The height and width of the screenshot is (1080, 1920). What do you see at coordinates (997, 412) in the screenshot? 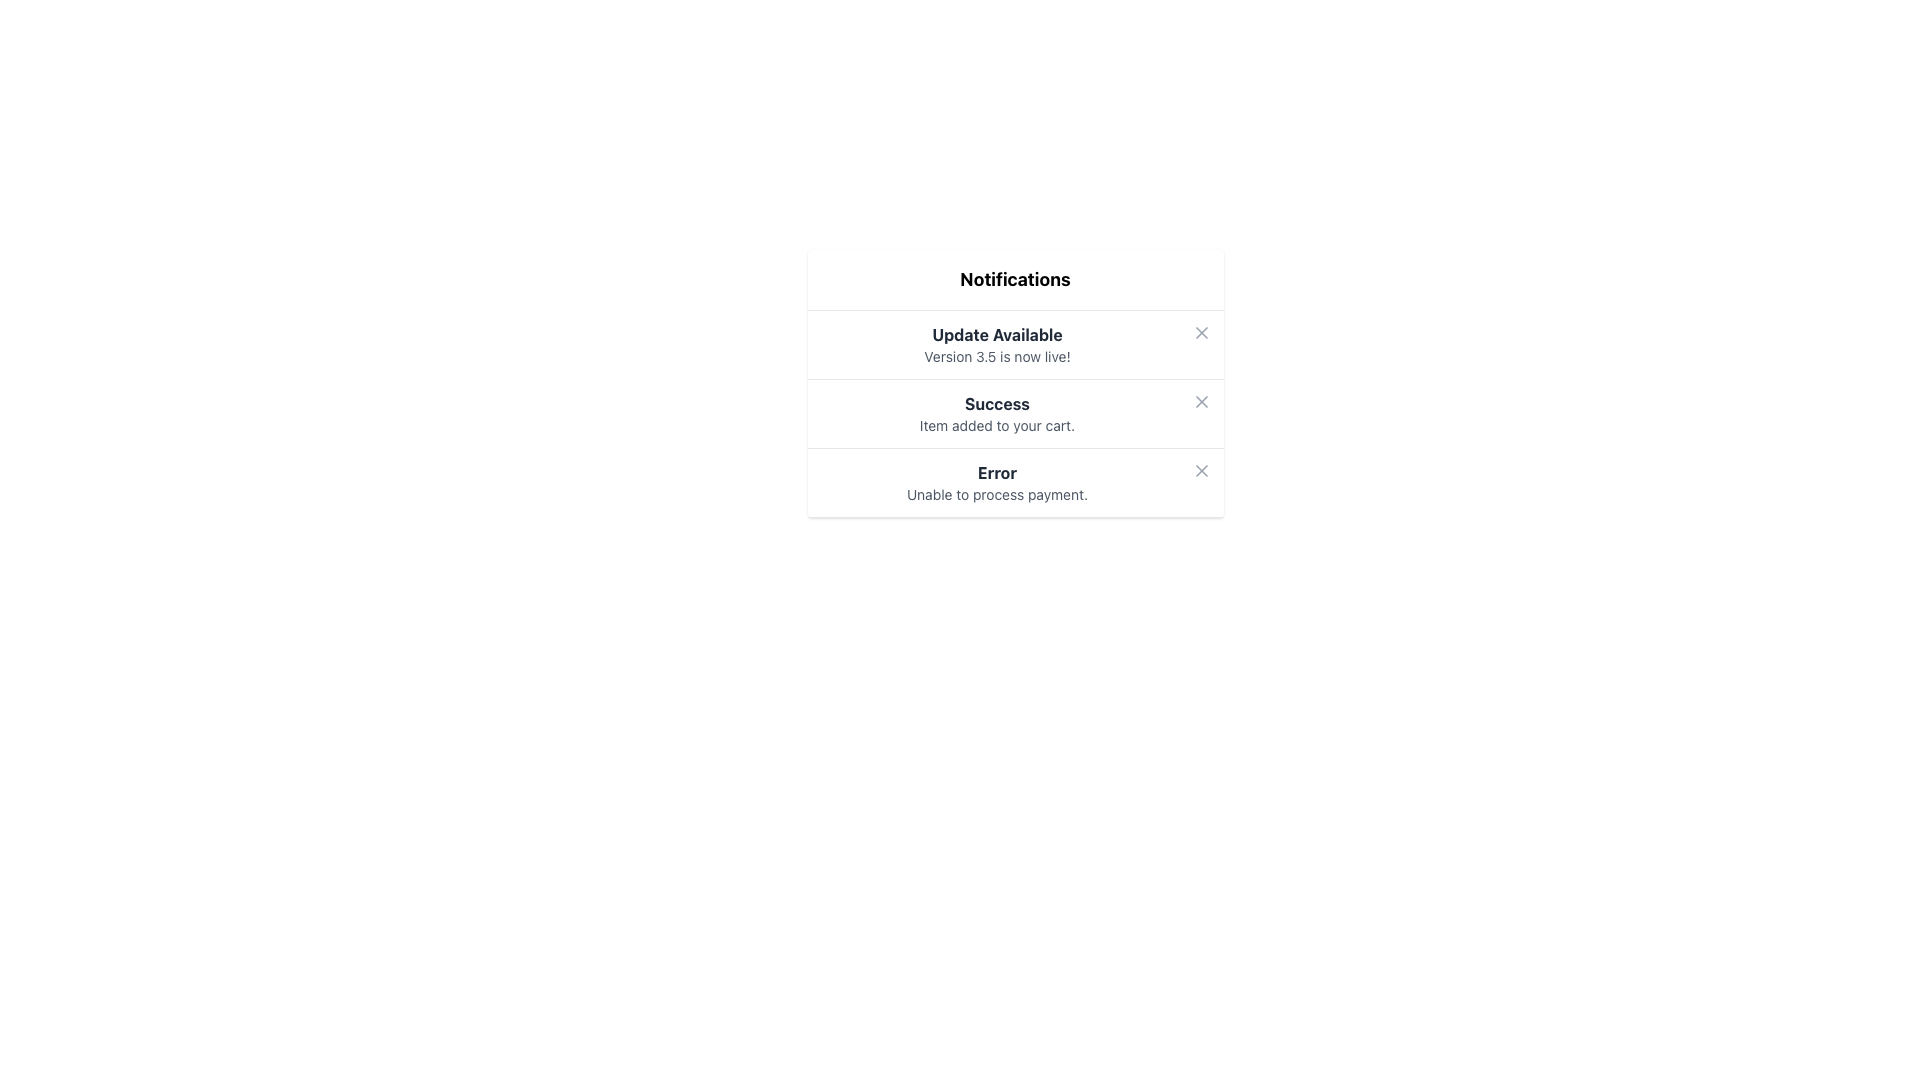
I see `the second notification item in the notification banner that indicates a successful addition of an item to the cart` at bounding box center [997, 412].